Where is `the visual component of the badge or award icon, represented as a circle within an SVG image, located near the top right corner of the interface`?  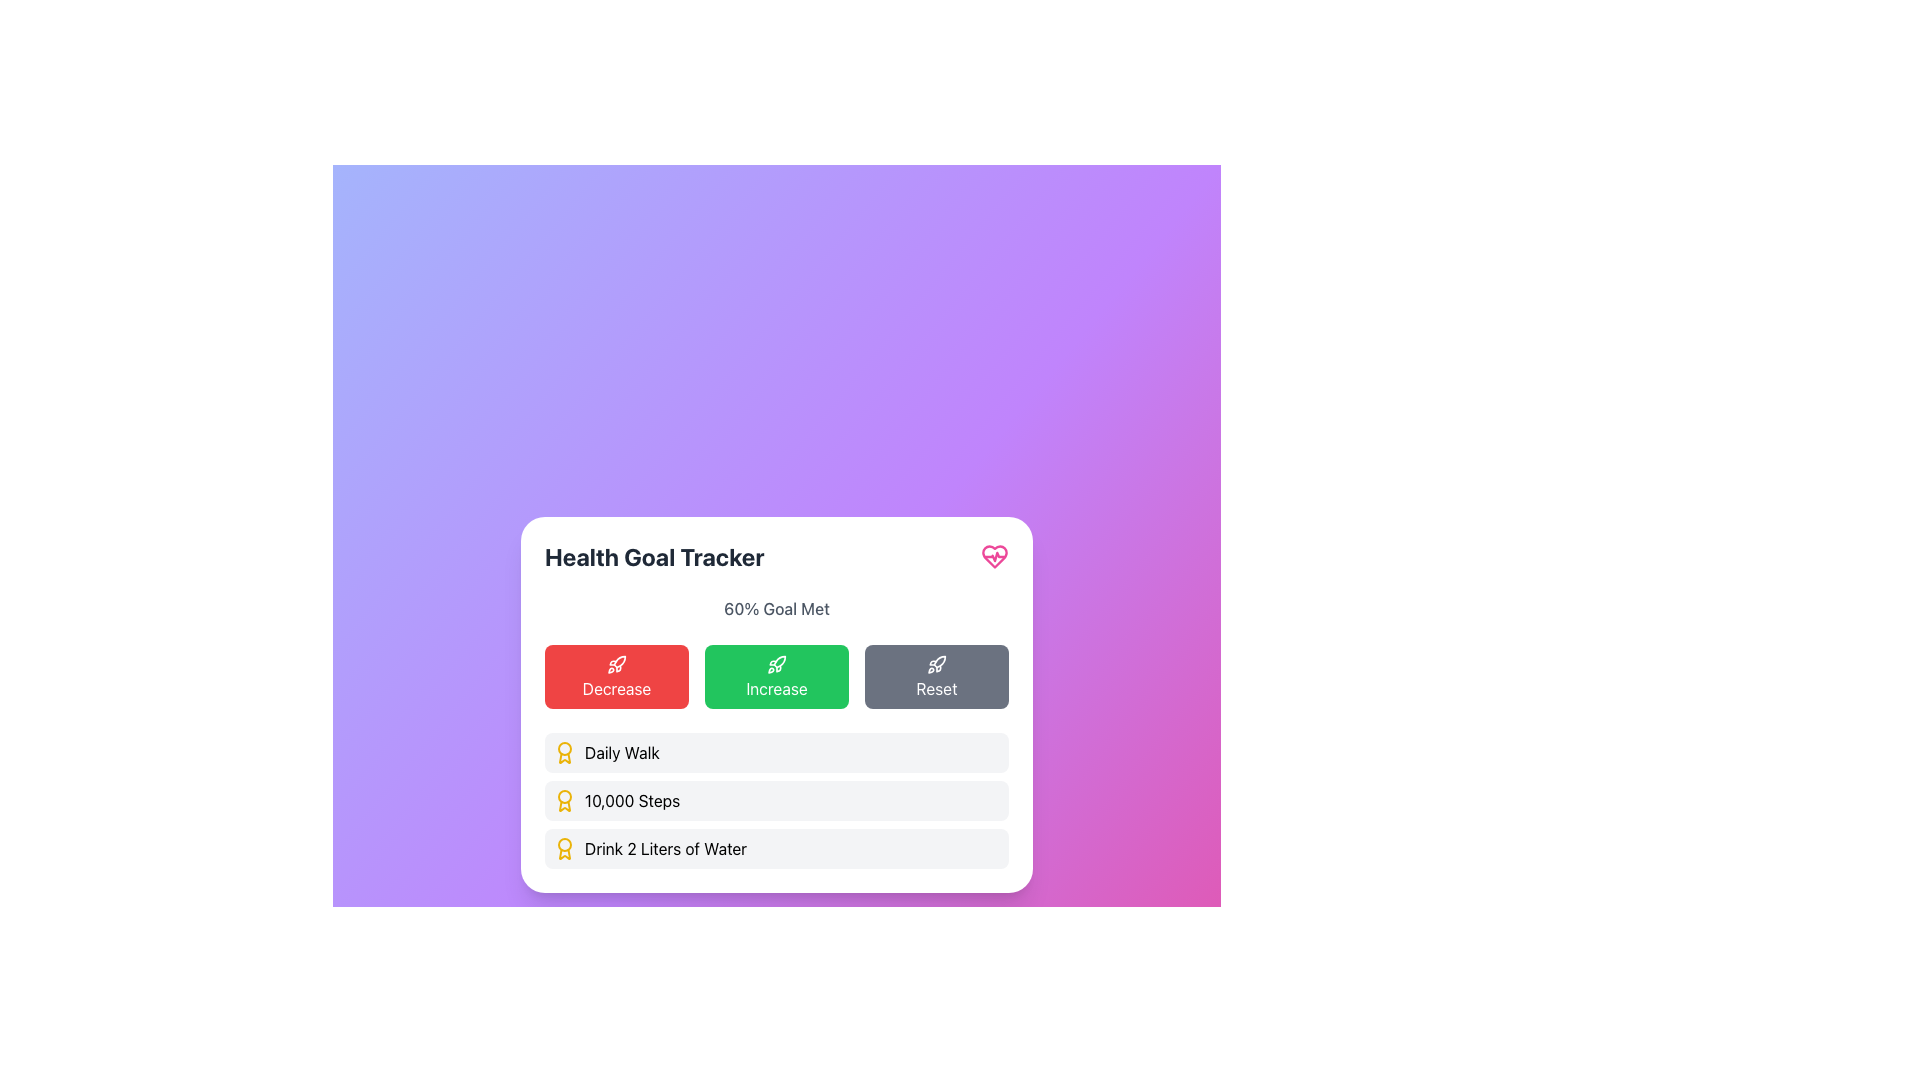 the visual component of the badge or award icon, represented as a circle within an SVG image, located near the top right corner of the interface is located at coordinates (564, 748).